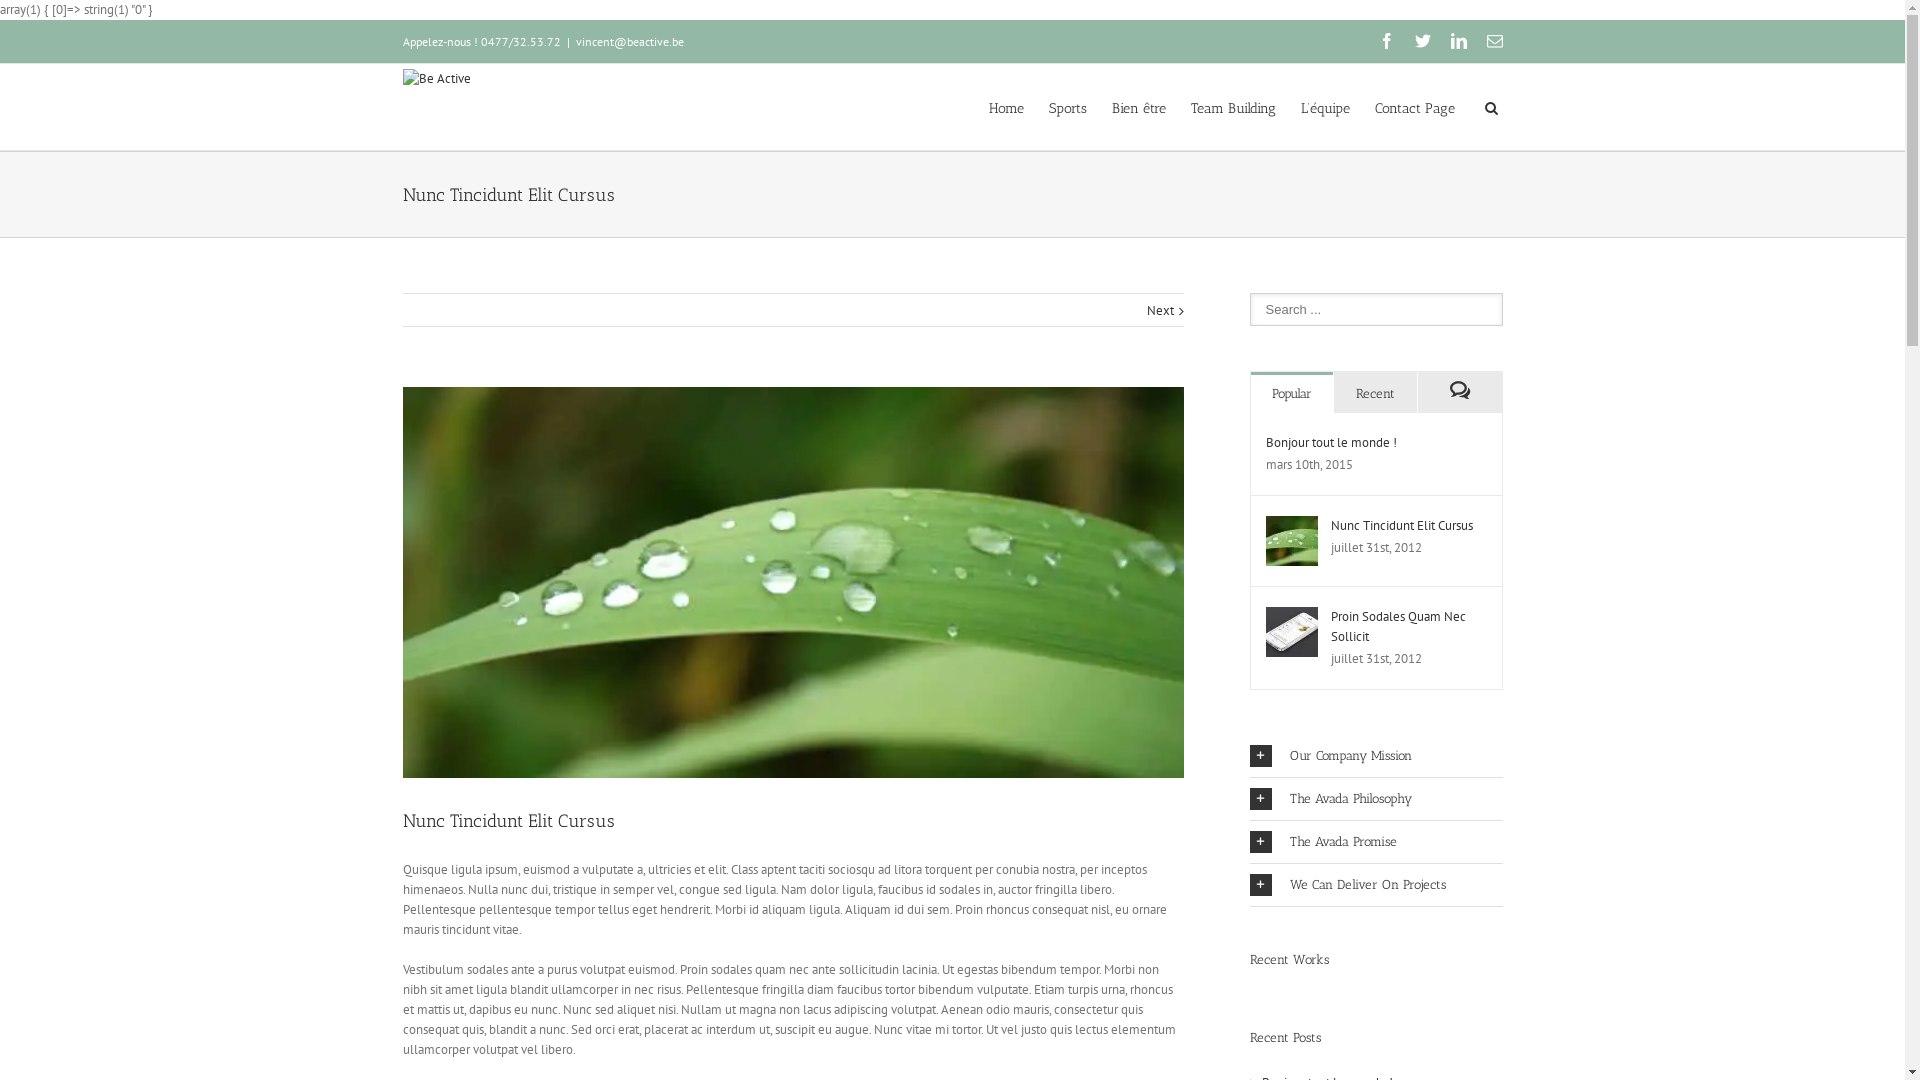  What do you see at coordinates (1375, 756) in the screenshot?
I see `'Our Company Mission'` at bounding box center [1375, 756].